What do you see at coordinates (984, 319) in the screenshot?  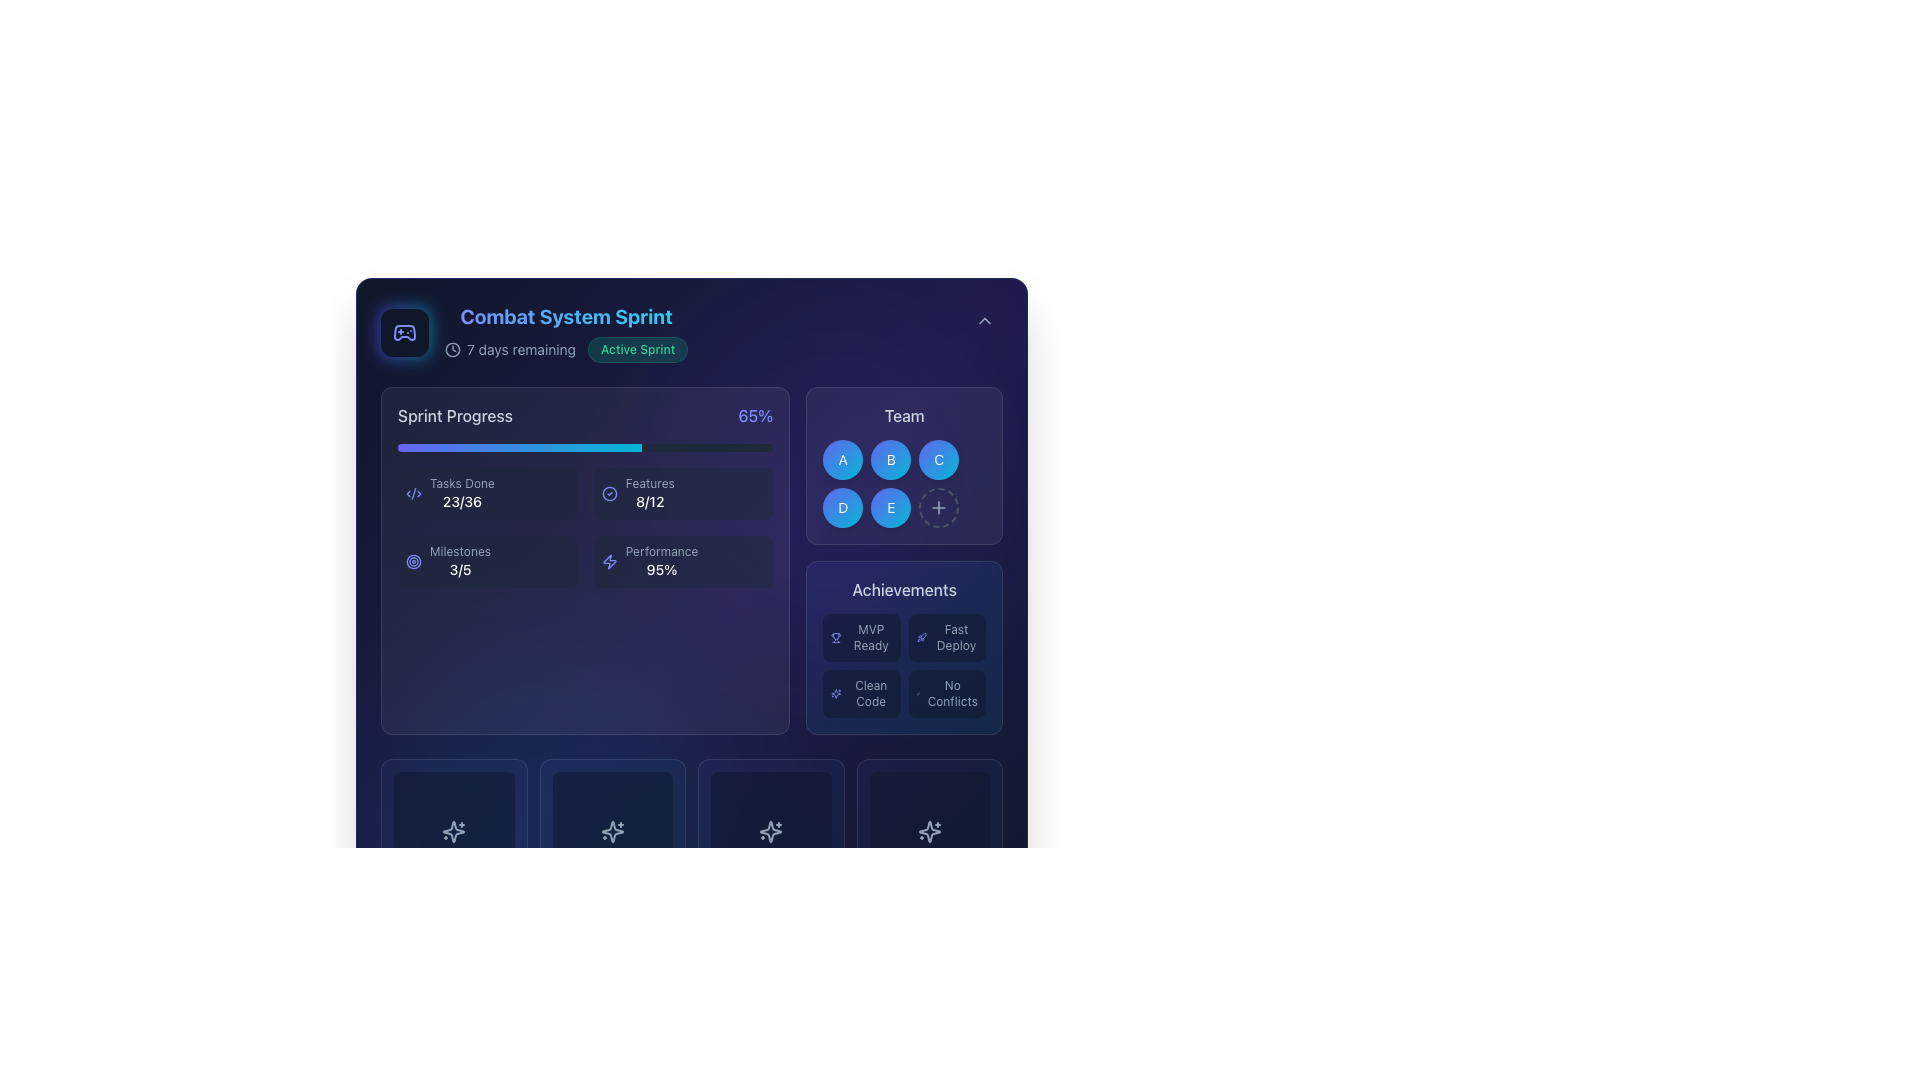 I see `the upward-facing arrow icon button in the top-right corner of the 'Combat System Sprint' interface to trigger the visual feedback effect` at bounding box center [984, 319].